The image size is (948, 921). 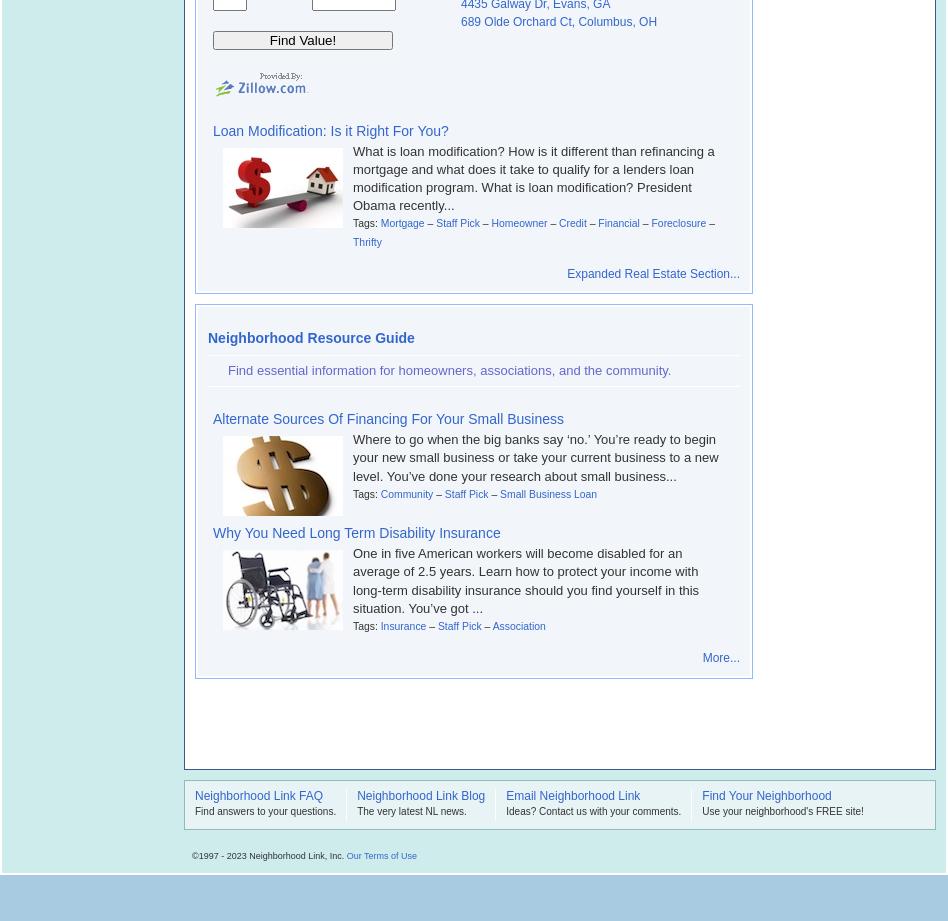 I want to click on '689 Olde Orchard Ct, Columbus, OH', so click(x=559, y=20).